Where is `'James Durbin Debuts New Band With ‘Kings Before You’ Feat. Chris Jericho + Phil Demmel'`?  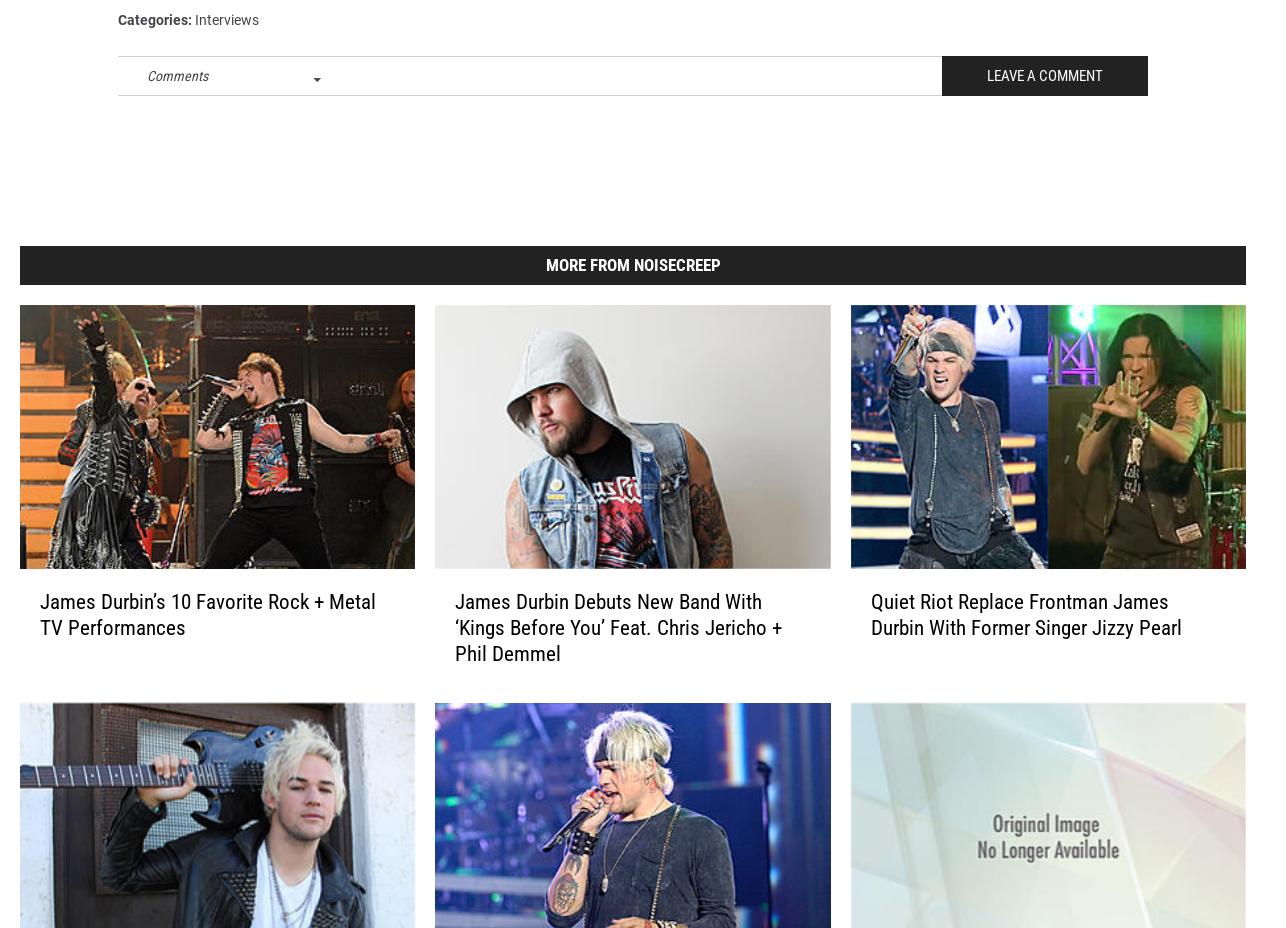 'James Durbin Debuts New Band With ‘Kings Before You’ Feat. Chris Jericho + Phil Demmel' is located at coordinates (453, 658).